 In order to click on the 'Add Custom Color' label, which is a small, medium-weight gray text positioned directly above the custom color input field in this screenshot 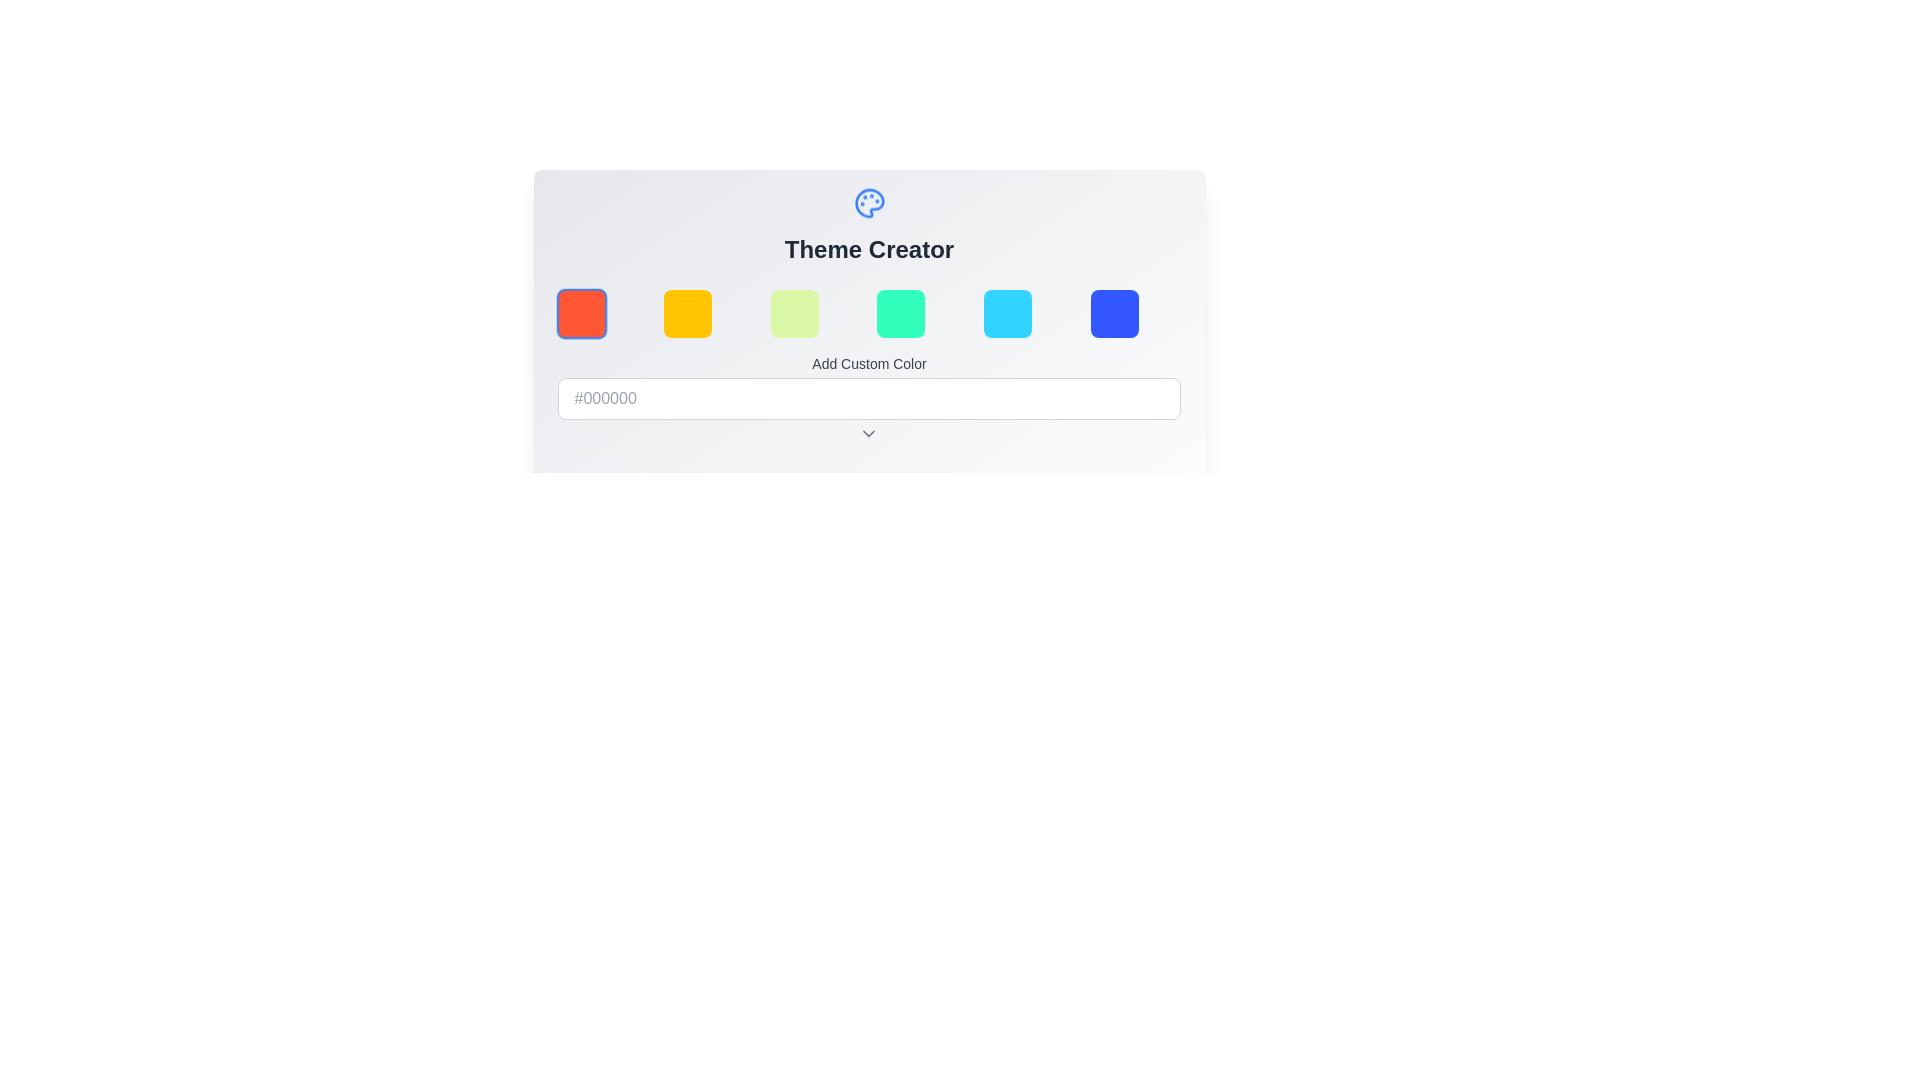, I will do `click(869, 363)`.